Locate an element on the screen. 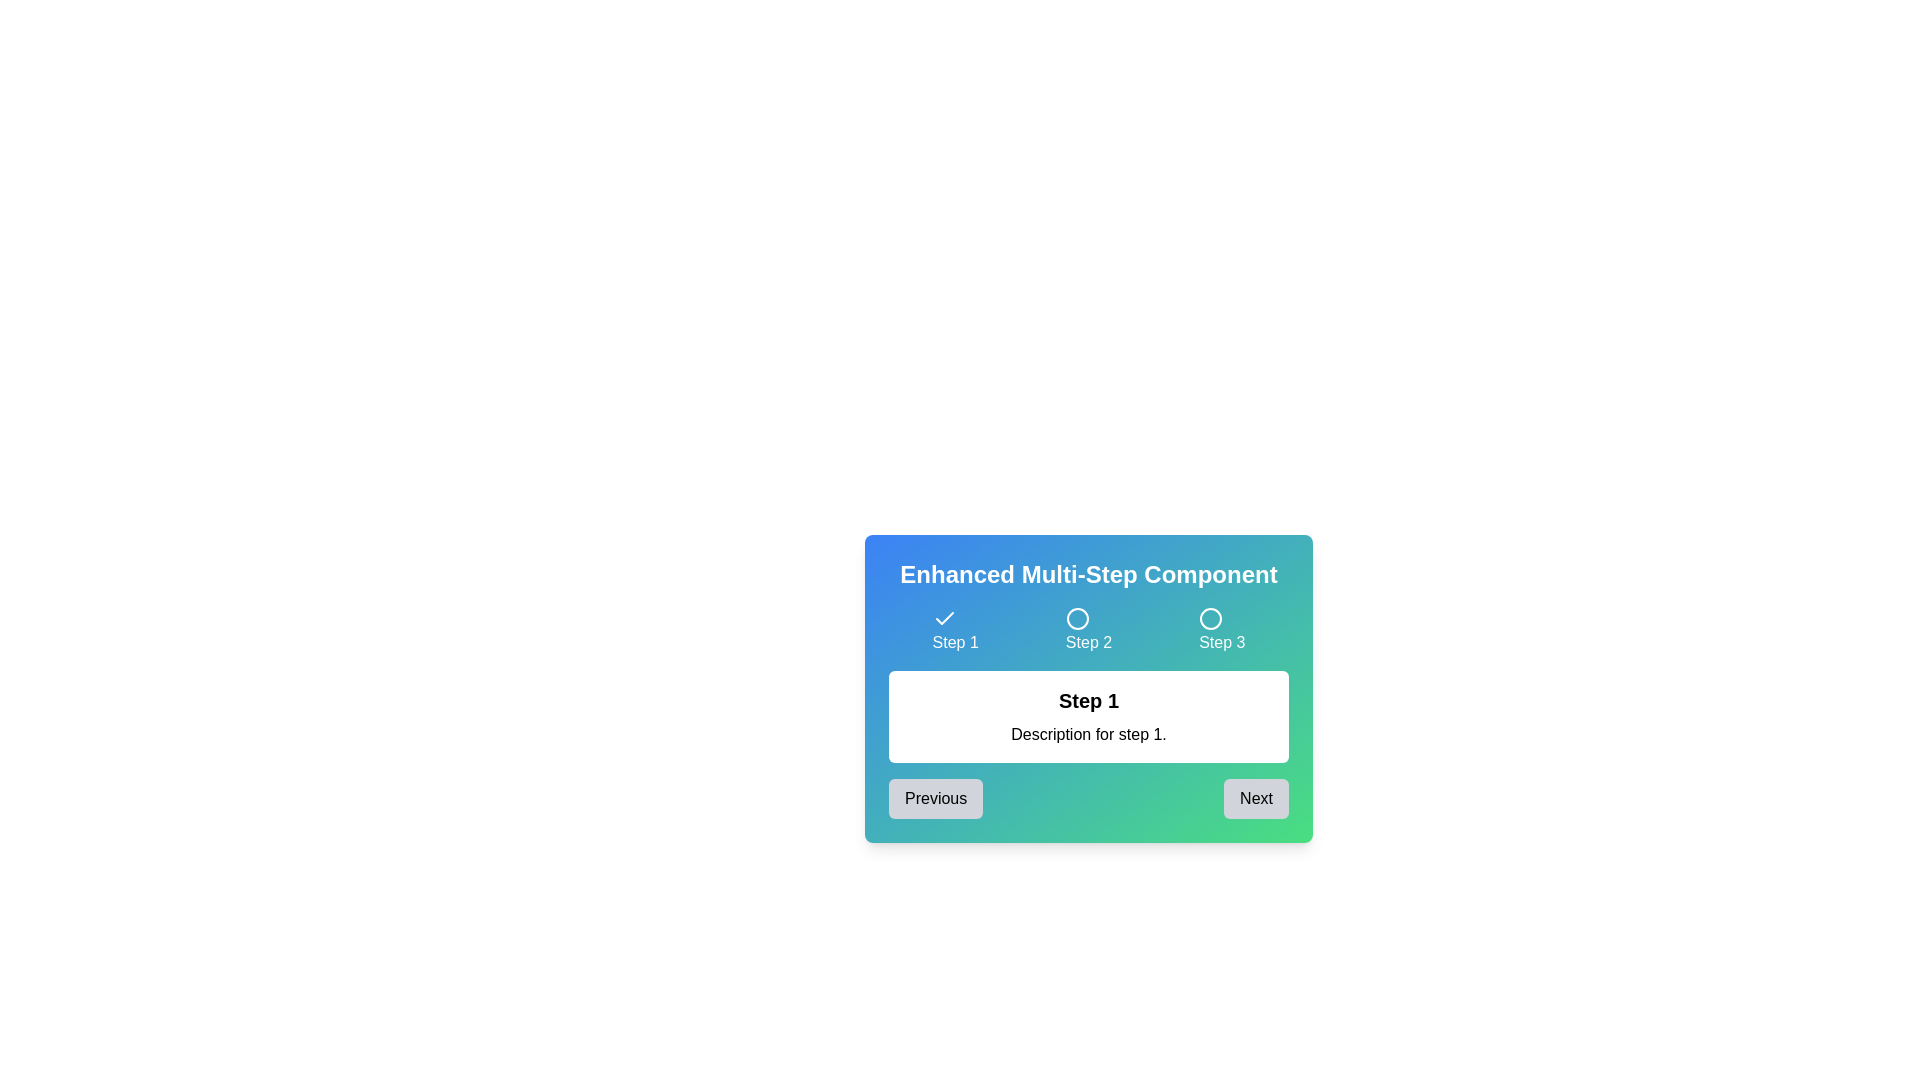  the 'Next' button to proceed to the next step is located at coordinates (1255, 797).